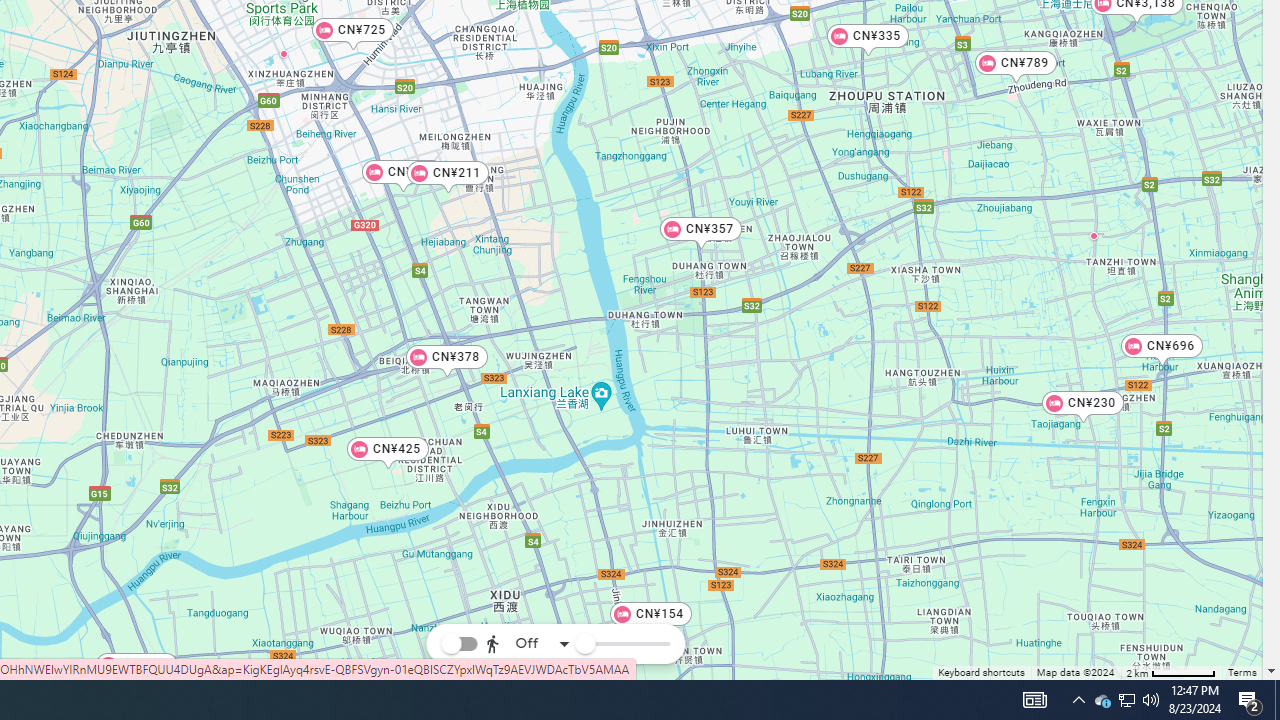  I want to click on 'Reachability slider', so click(583, 644).